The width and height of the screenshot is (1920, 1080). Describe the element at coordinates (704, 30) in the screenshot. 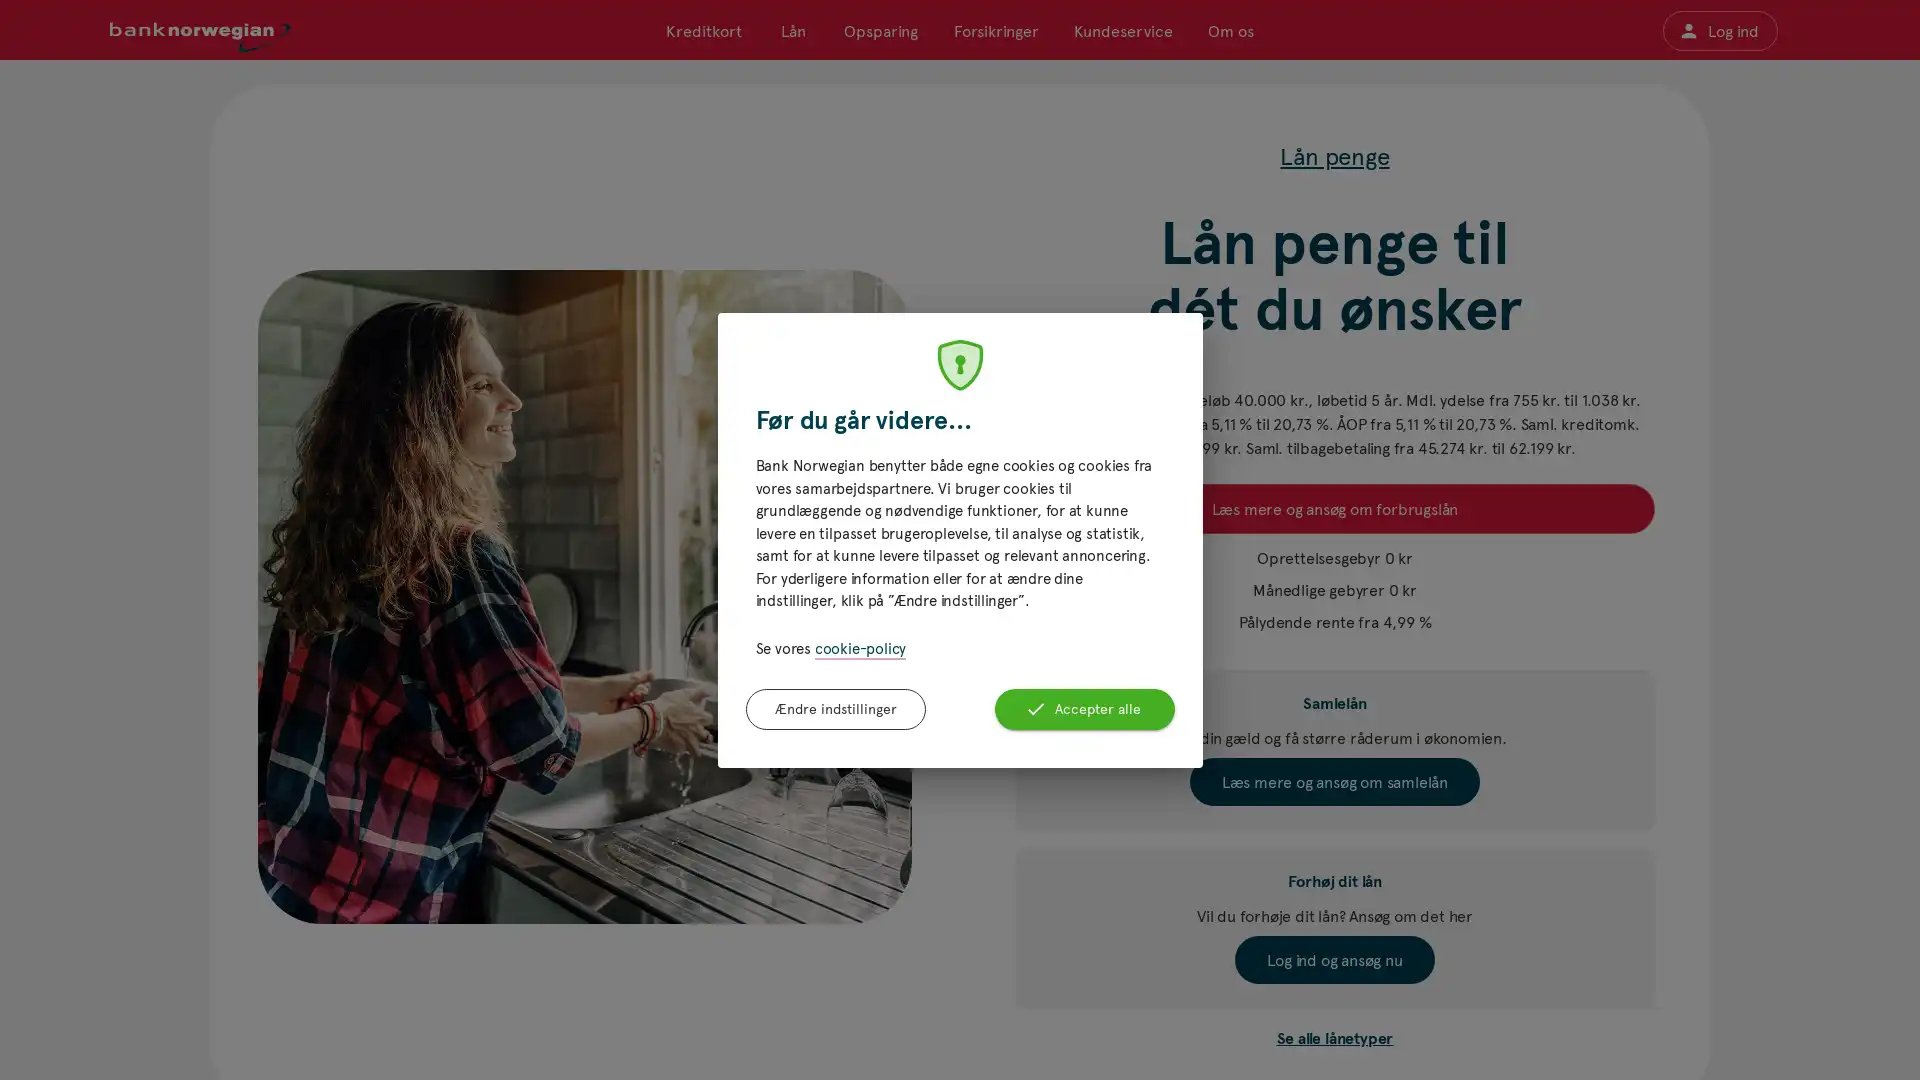

I see `Kreditkort` at that location.